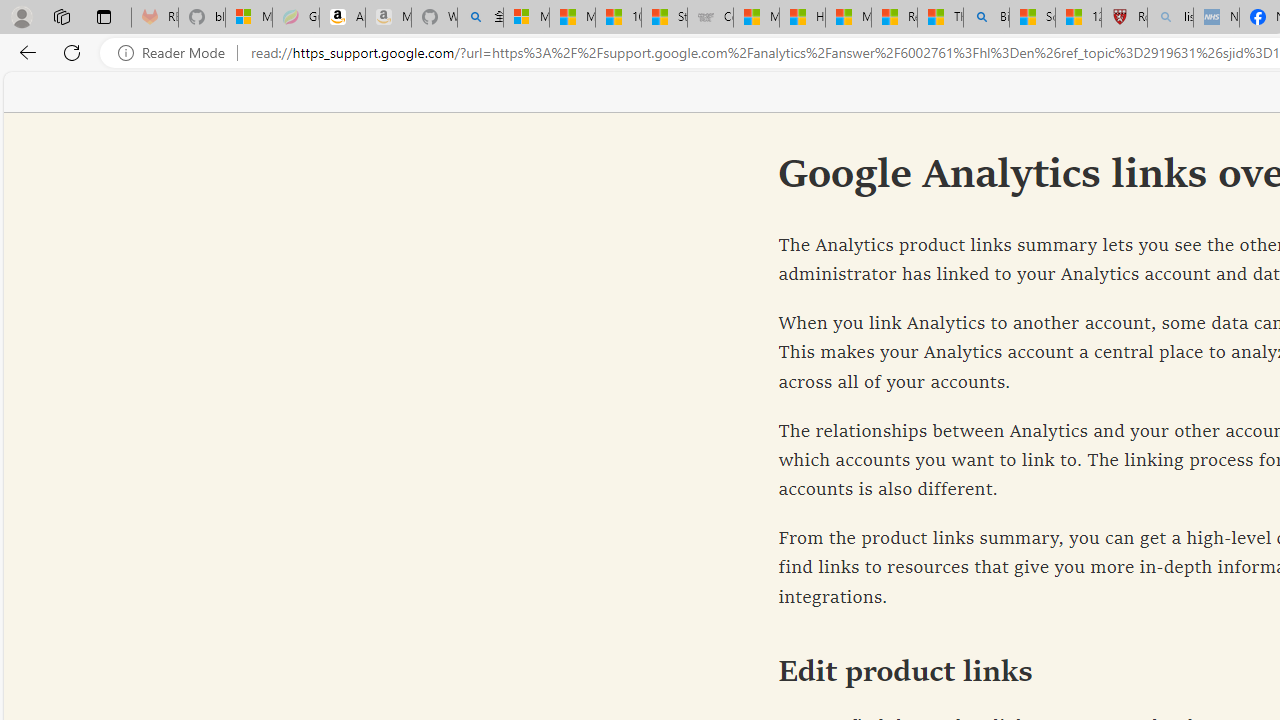 The width and height of the screenshot is (1280, 720). Describe the element at coordinates (893, 17) in the screenshot. I see `'Recipes - MSN'` at that location.